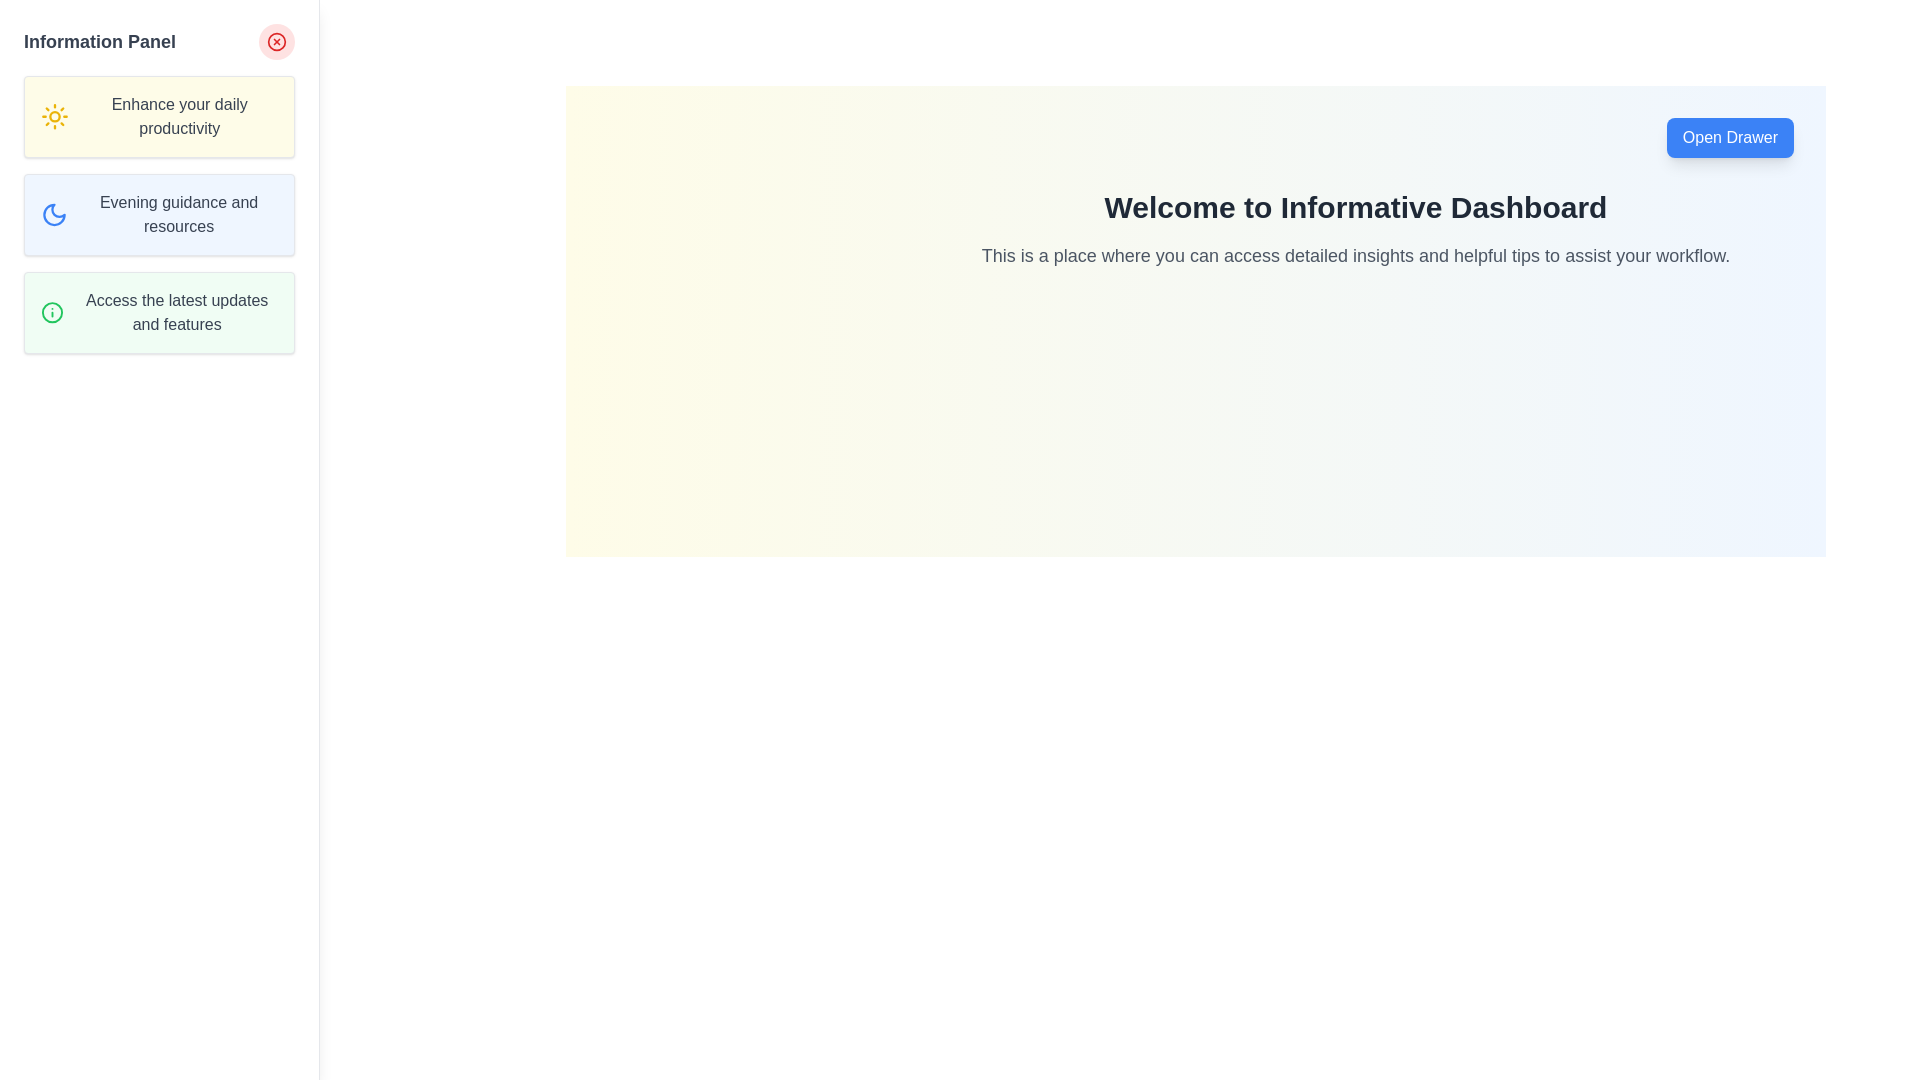  Describe the element at coordinates (52, 312) in the screenshot. I see `the icon located in the left sidebar under the 'Information Panel' header, specifically under the third option labeled 'Access the latest updates and features'` at that location.